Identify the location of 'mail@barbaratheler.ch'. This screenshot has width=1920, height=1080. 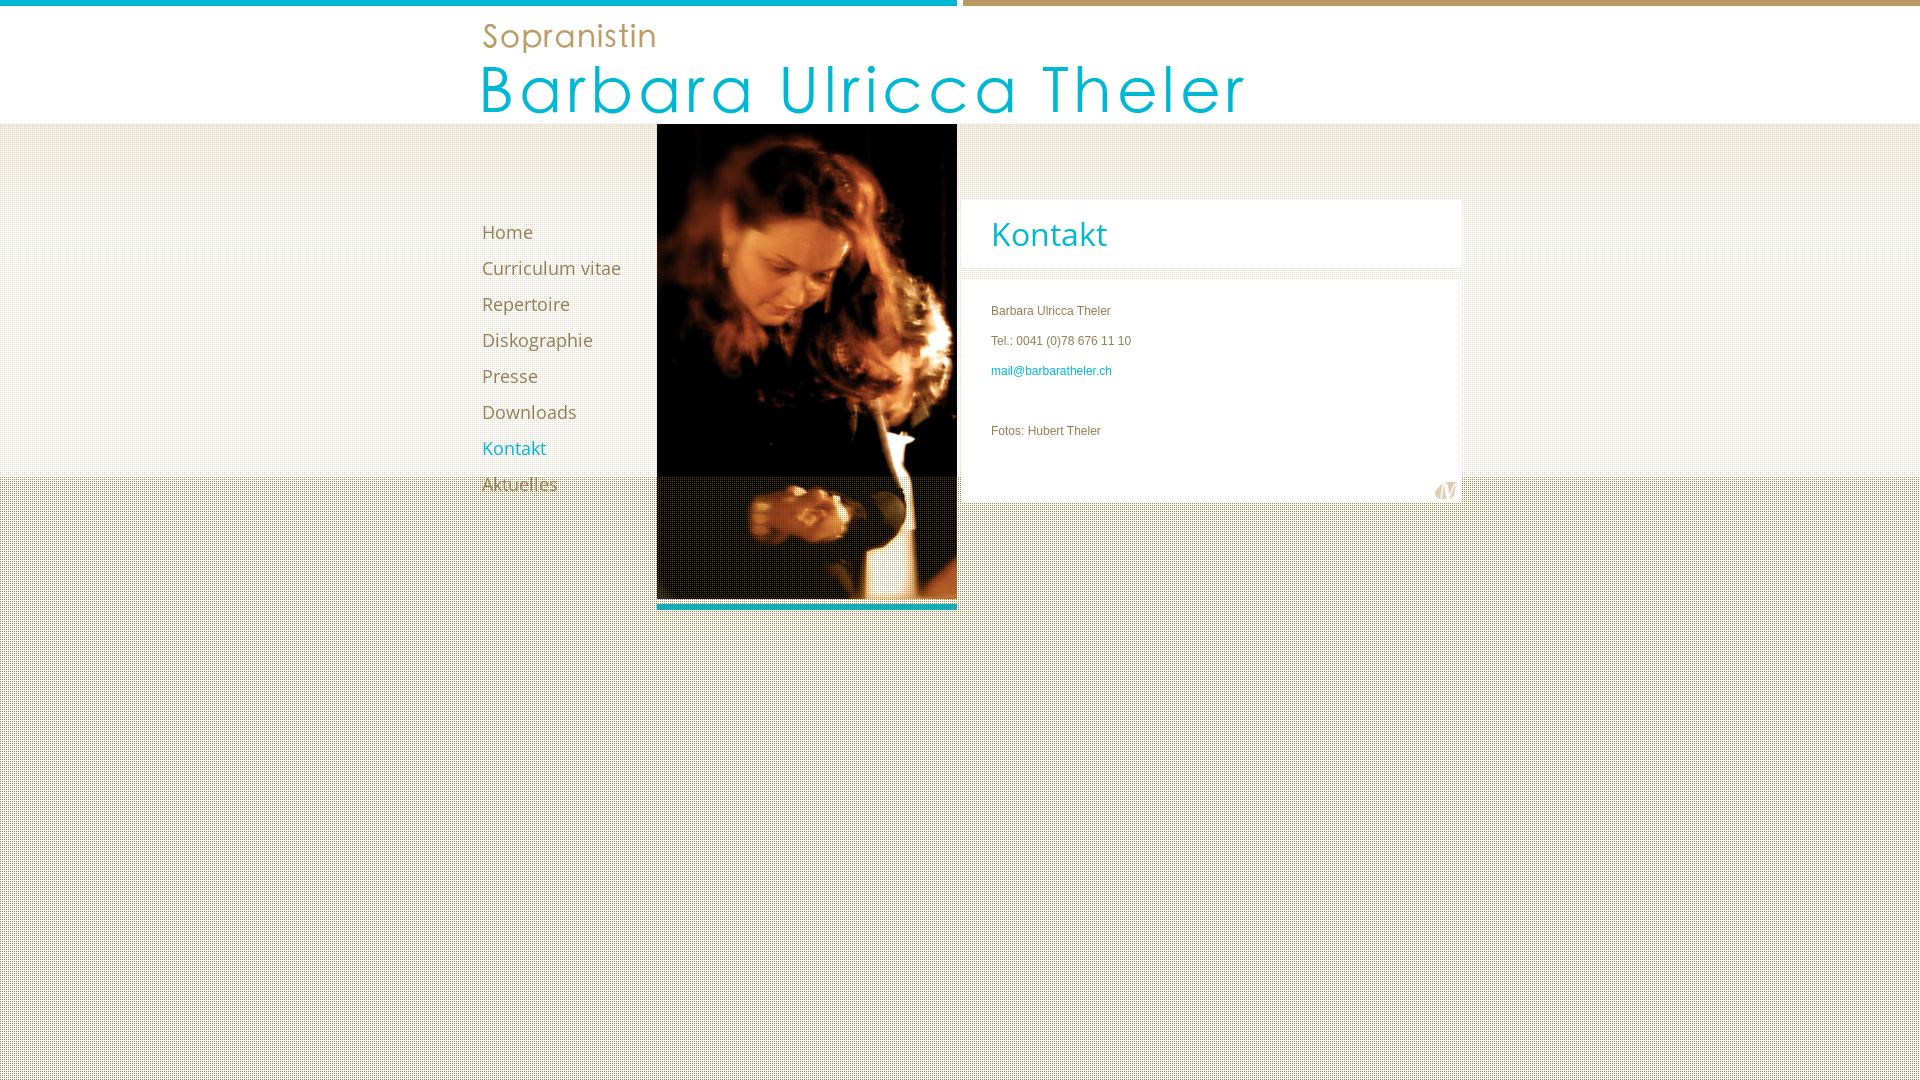
(990, 370).